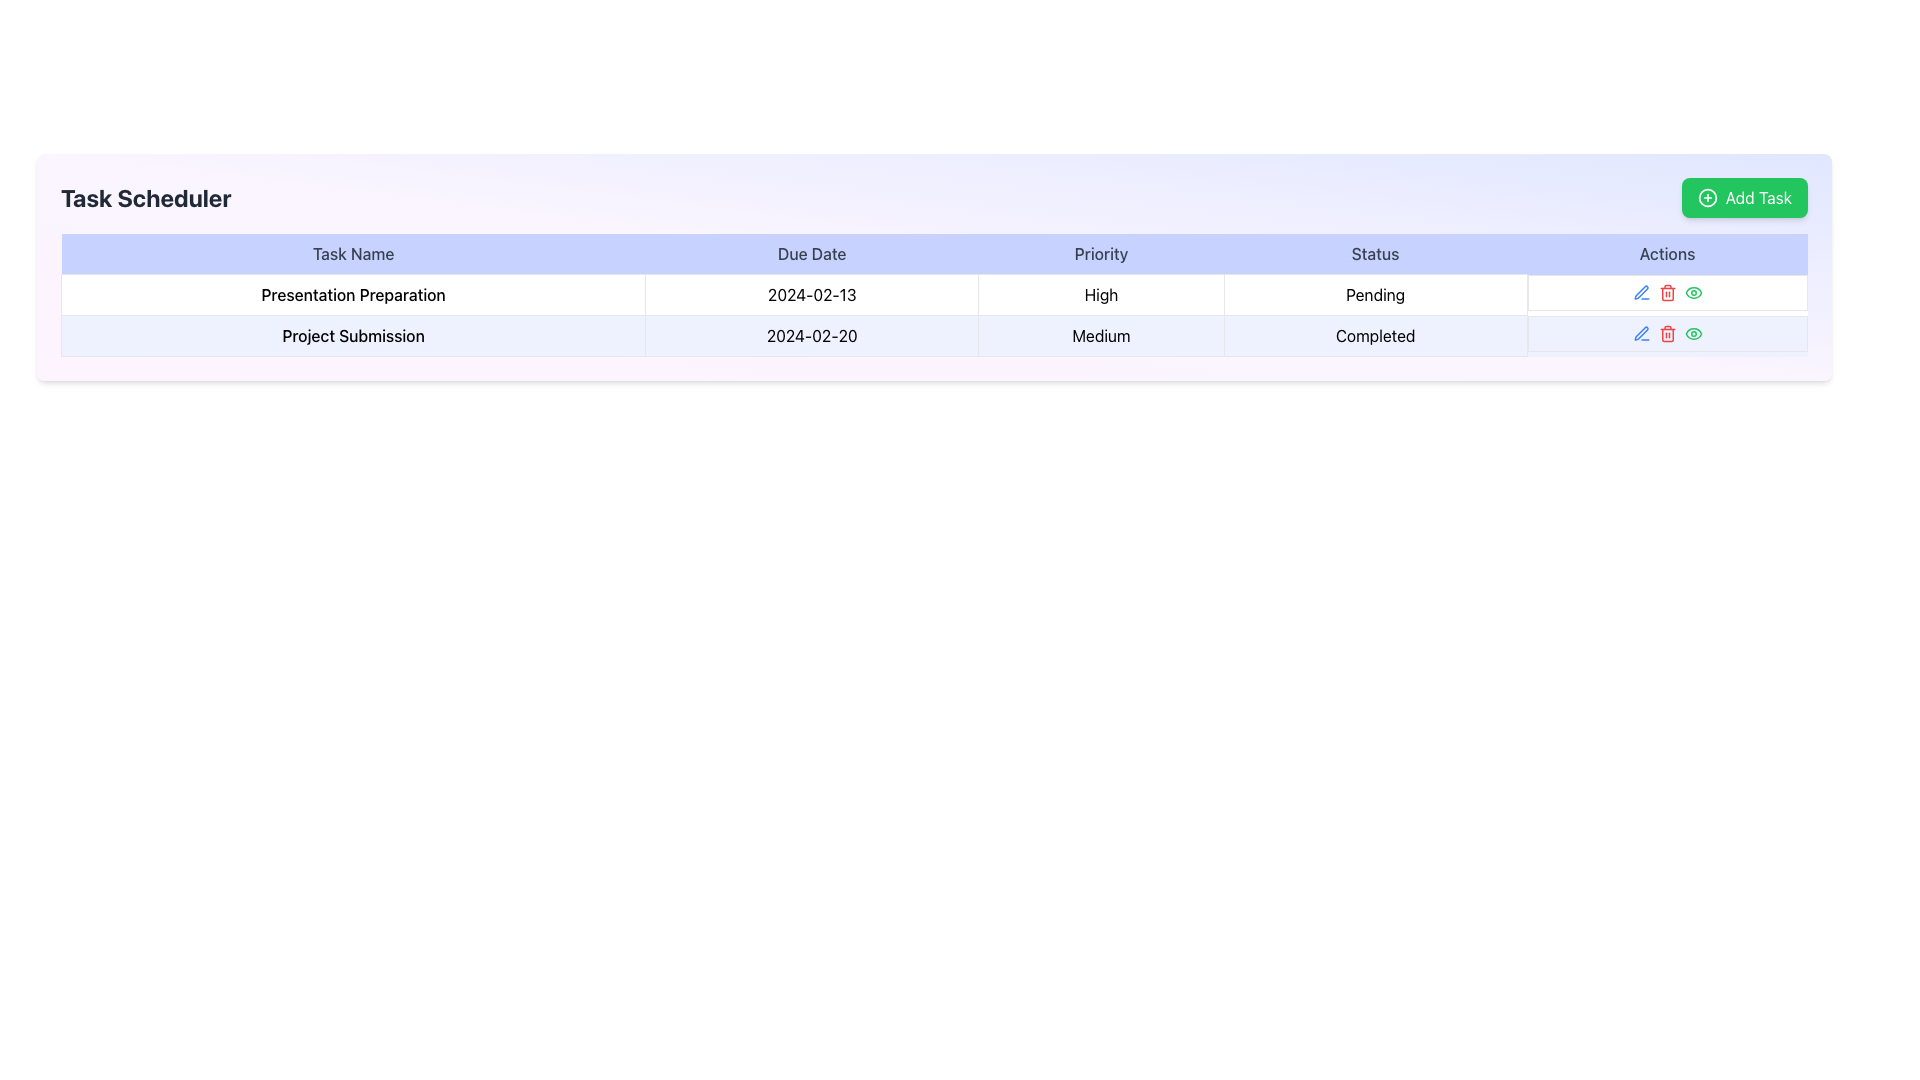 Image resolution: width=1920 pixels, height=1080 pixels. Describe the element at coordinates (1641, 292) in the screenshot. I see `the edit icon button in the 'Actions' column of the 'Project Submission' task` at that location.